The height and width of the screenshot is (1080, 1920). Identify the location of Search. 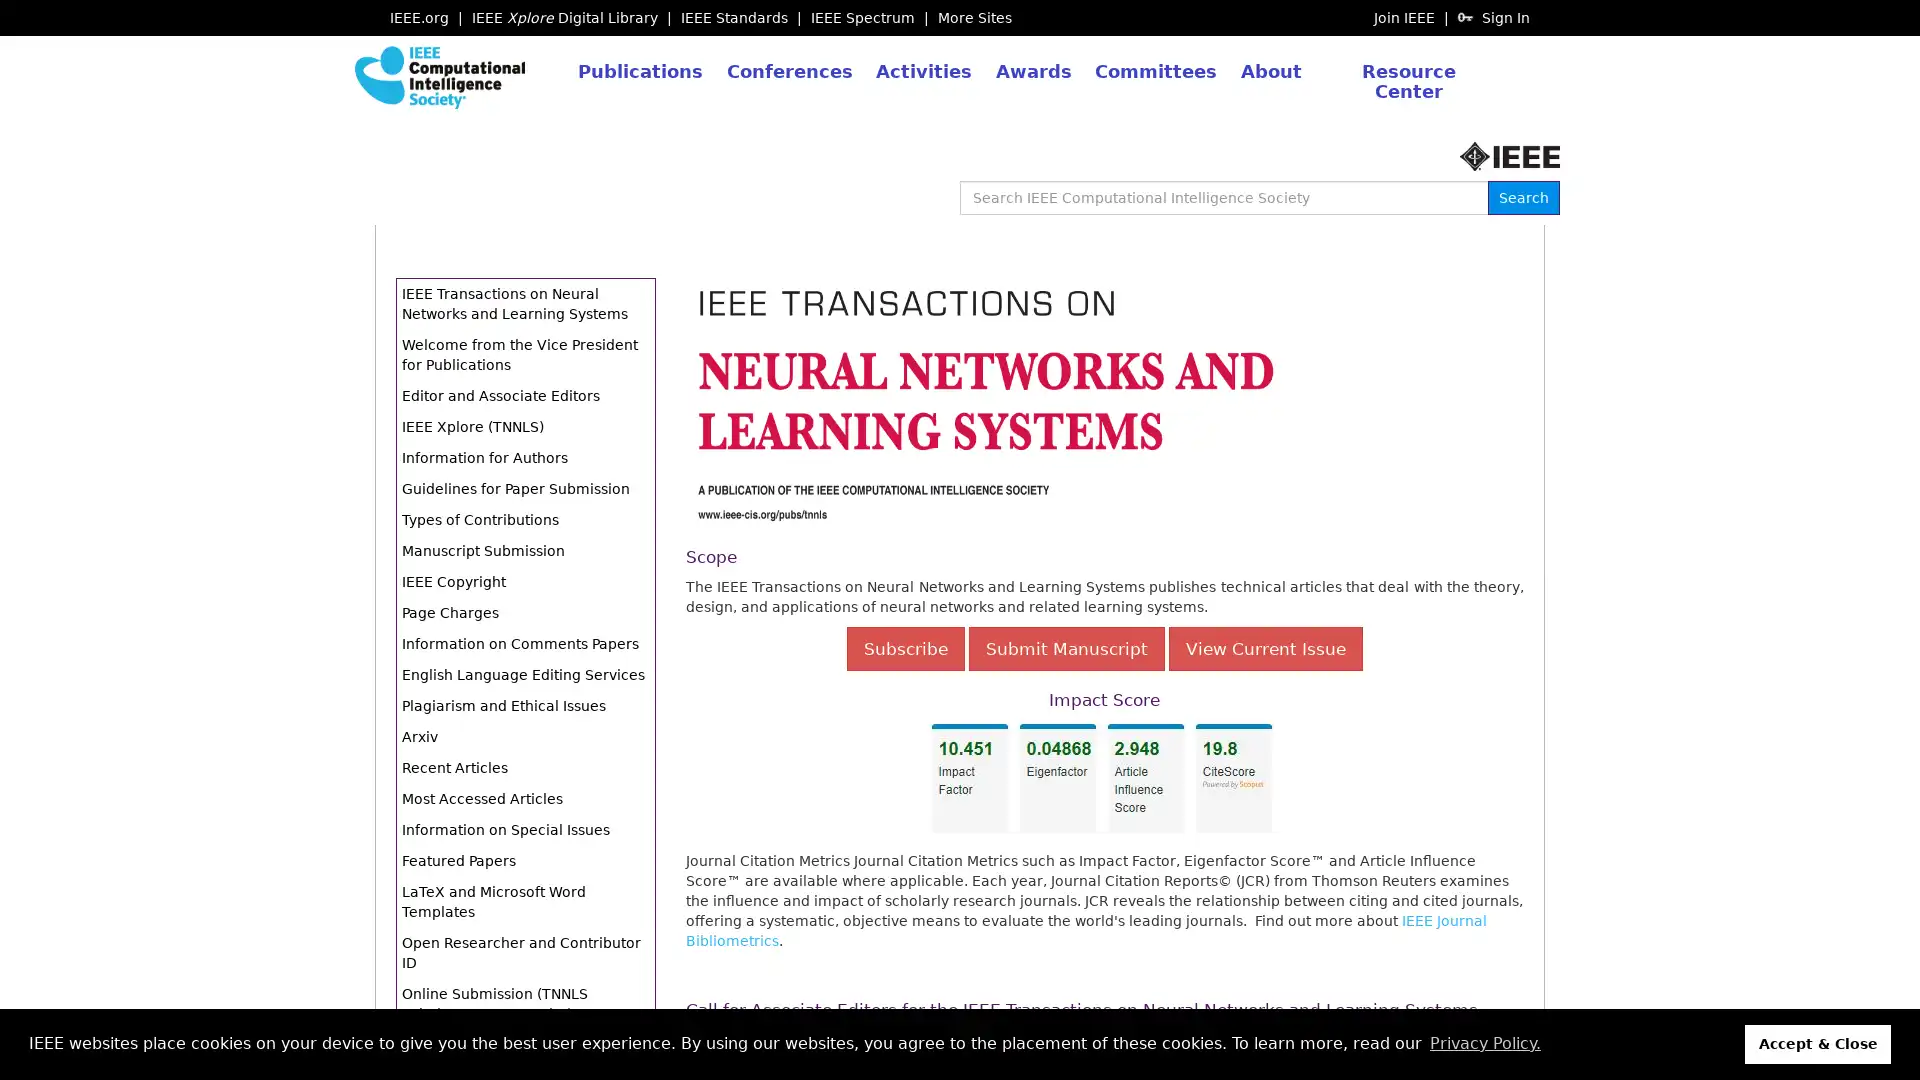
(1522, 196).